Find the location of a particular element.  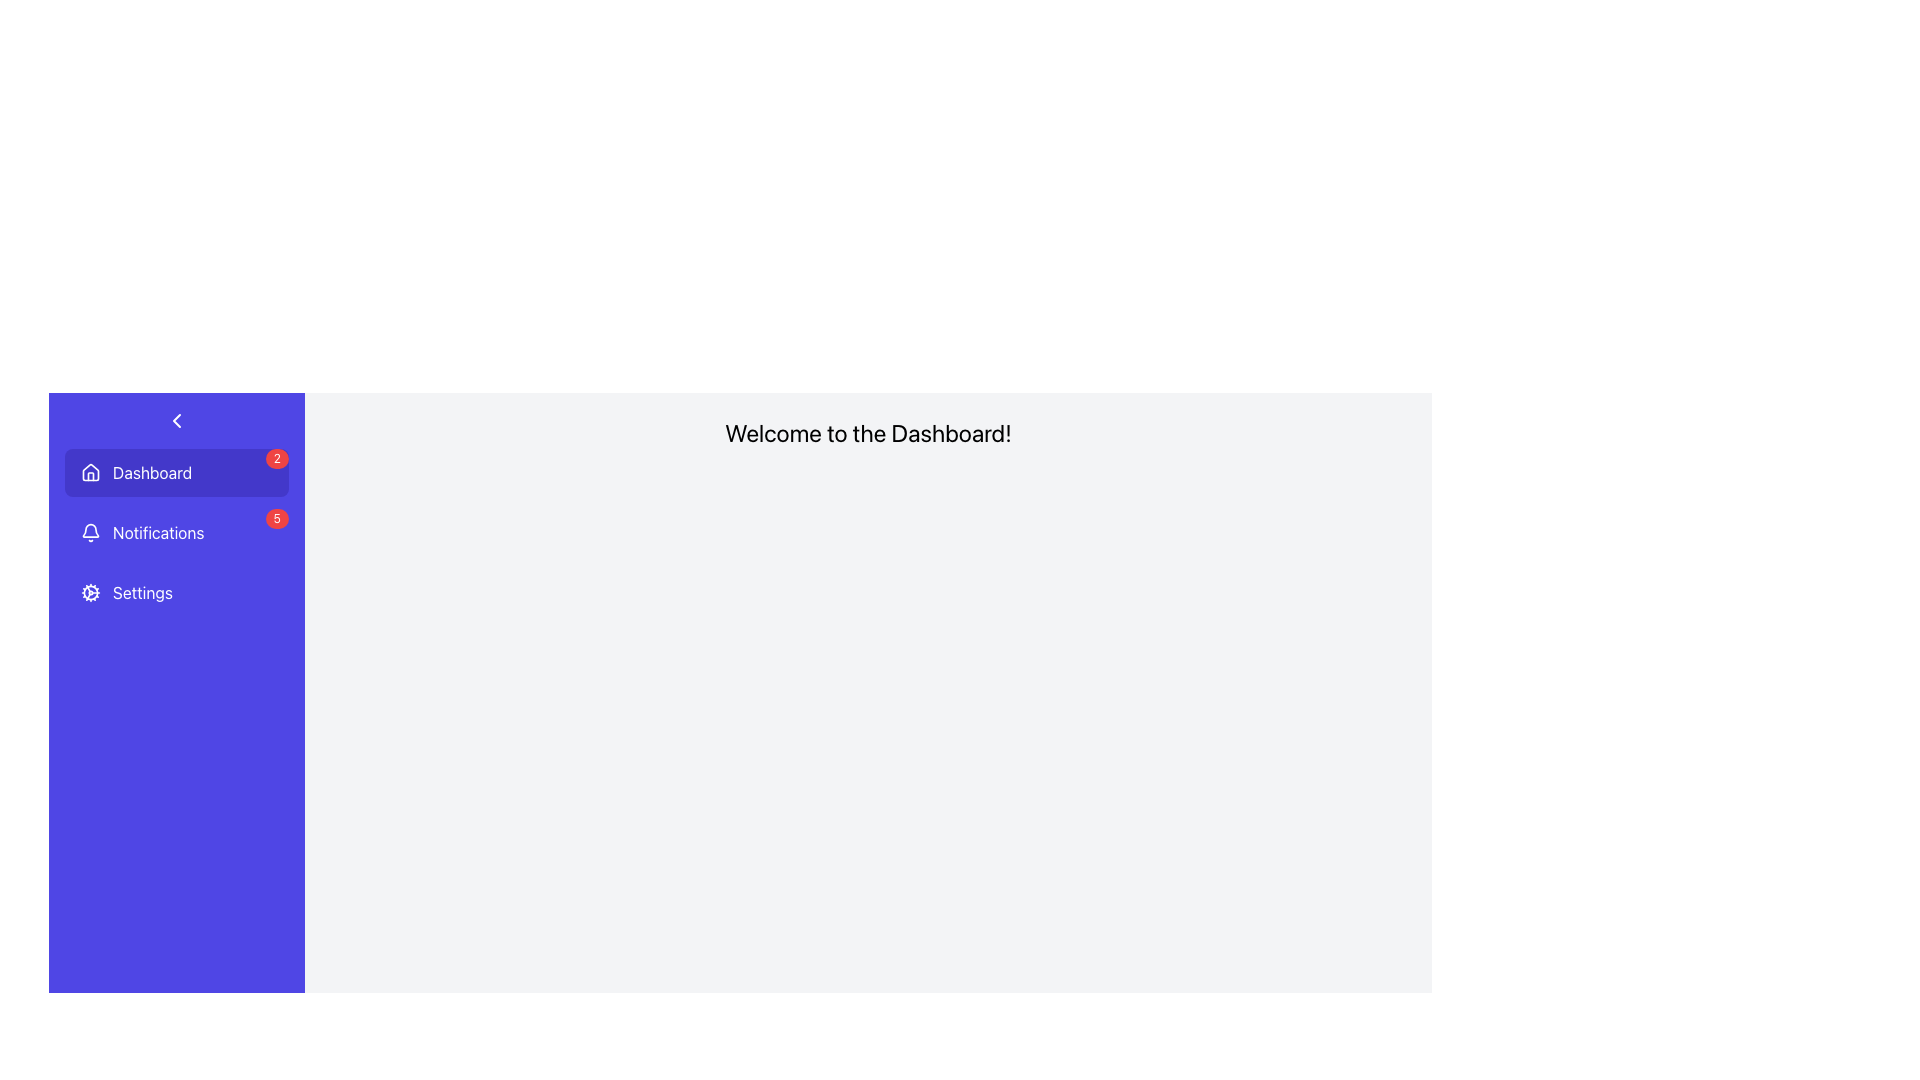

the house-shaped icon, which is the leftmost item in the 'Dashboard' button of the vertical menu is located at coordinates (90, 473).